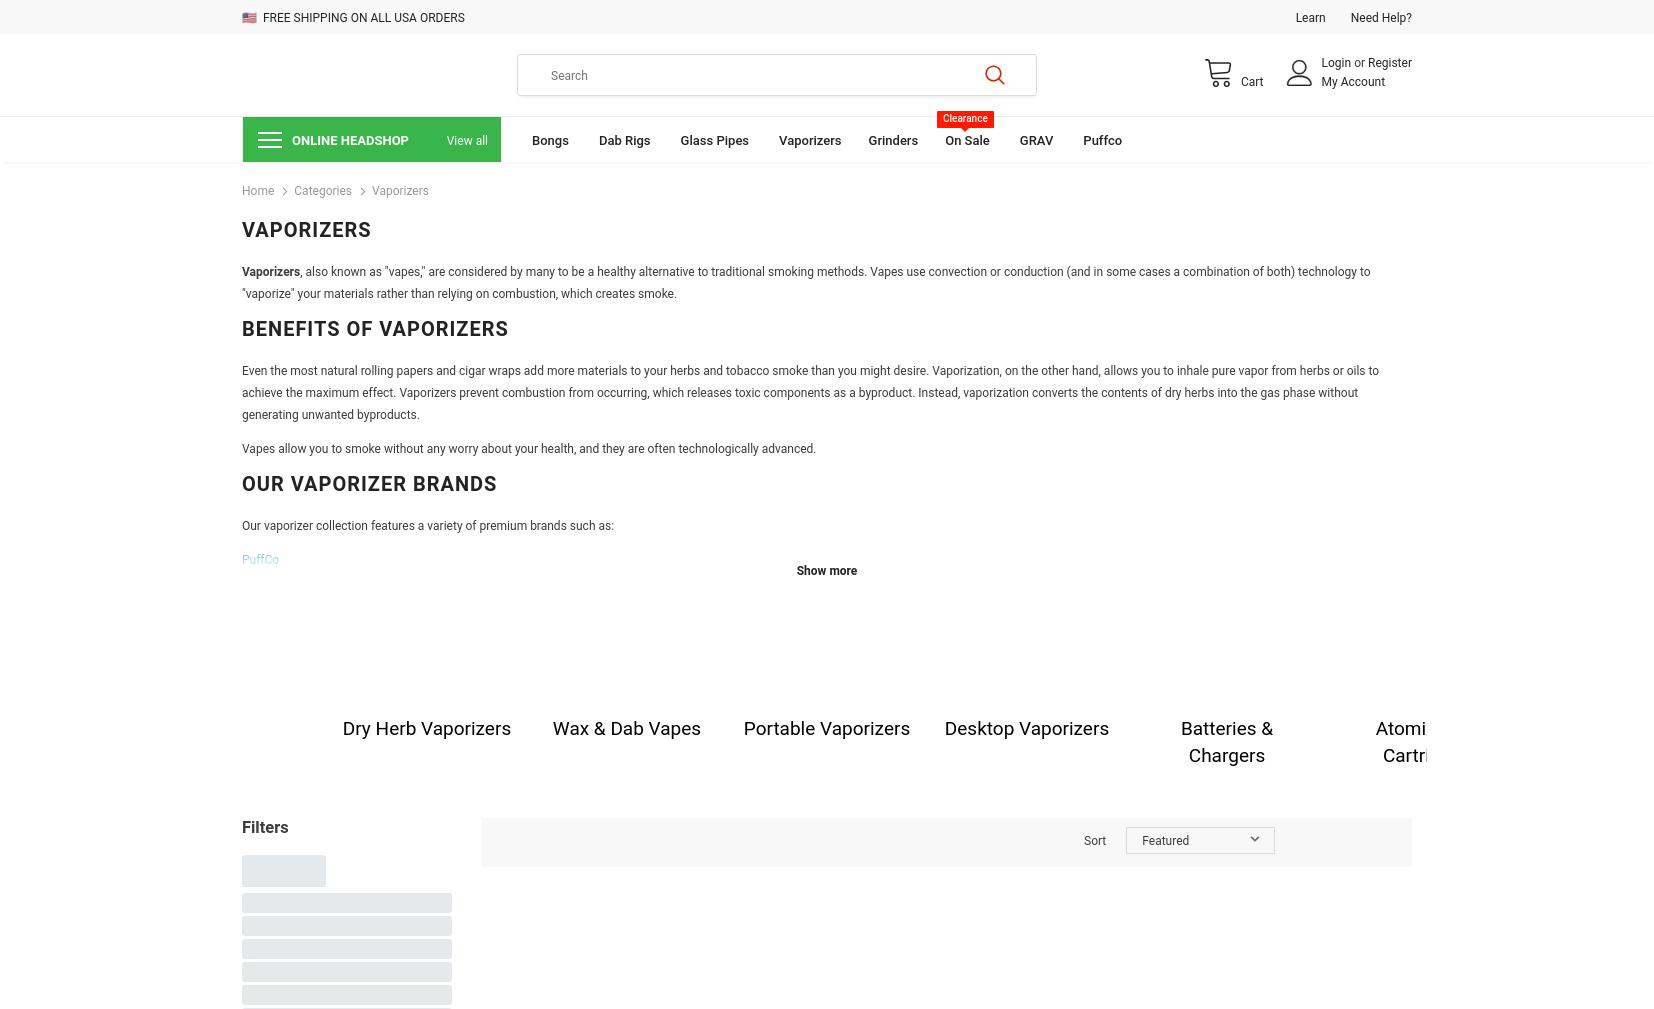 The height and width of the screenshot is (1009, 1654). I want to click on 'are specifically designed for vaping flower. Their main advantage is that they release the compounds of the dry herb without igniting it, allowing for healthier, more flavorful hits without any smoke or inhalation of plant matter.', so click(817, 968).